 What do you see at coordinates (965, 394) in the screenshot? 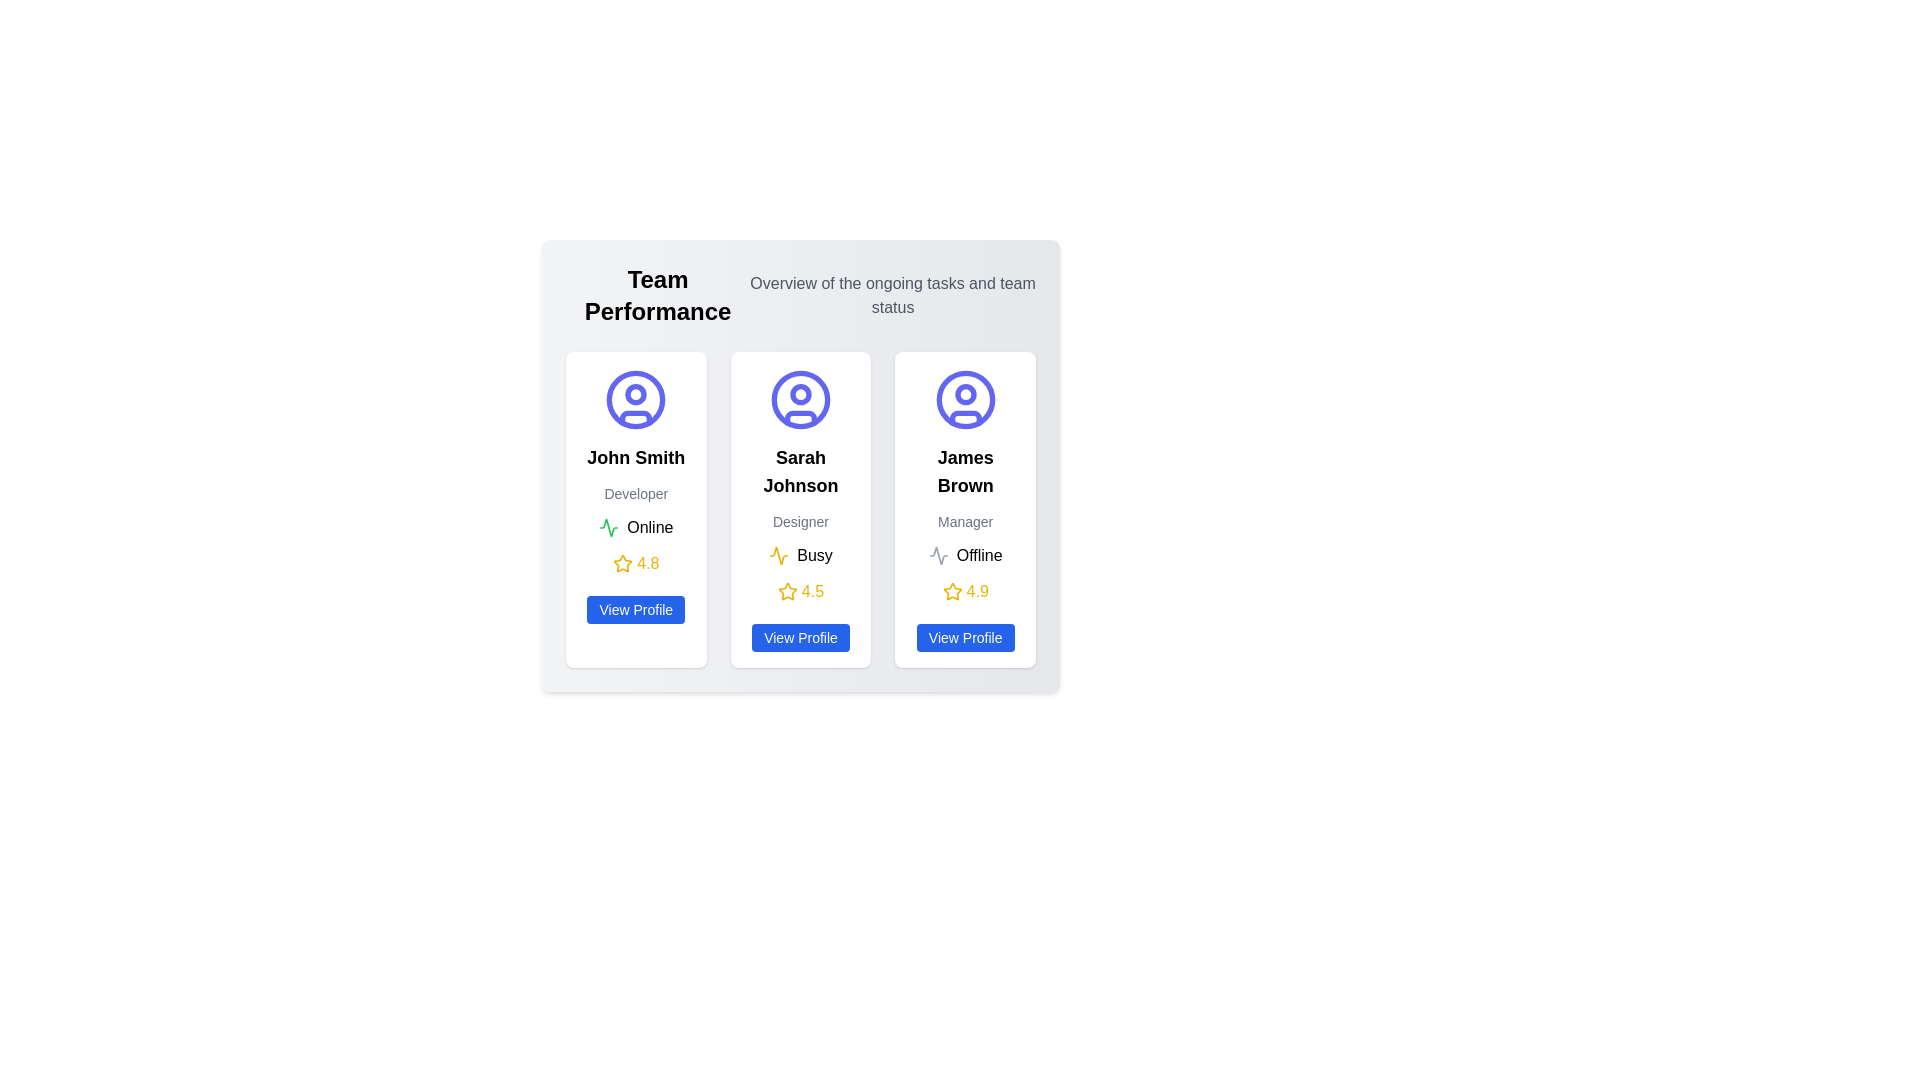
I see `the small circle inside the user profile icon, which has a blue outline and is positioned near the middle-top area of the profile icon labeled 'Sarah Johnson'` at bounding box center [965, 394].